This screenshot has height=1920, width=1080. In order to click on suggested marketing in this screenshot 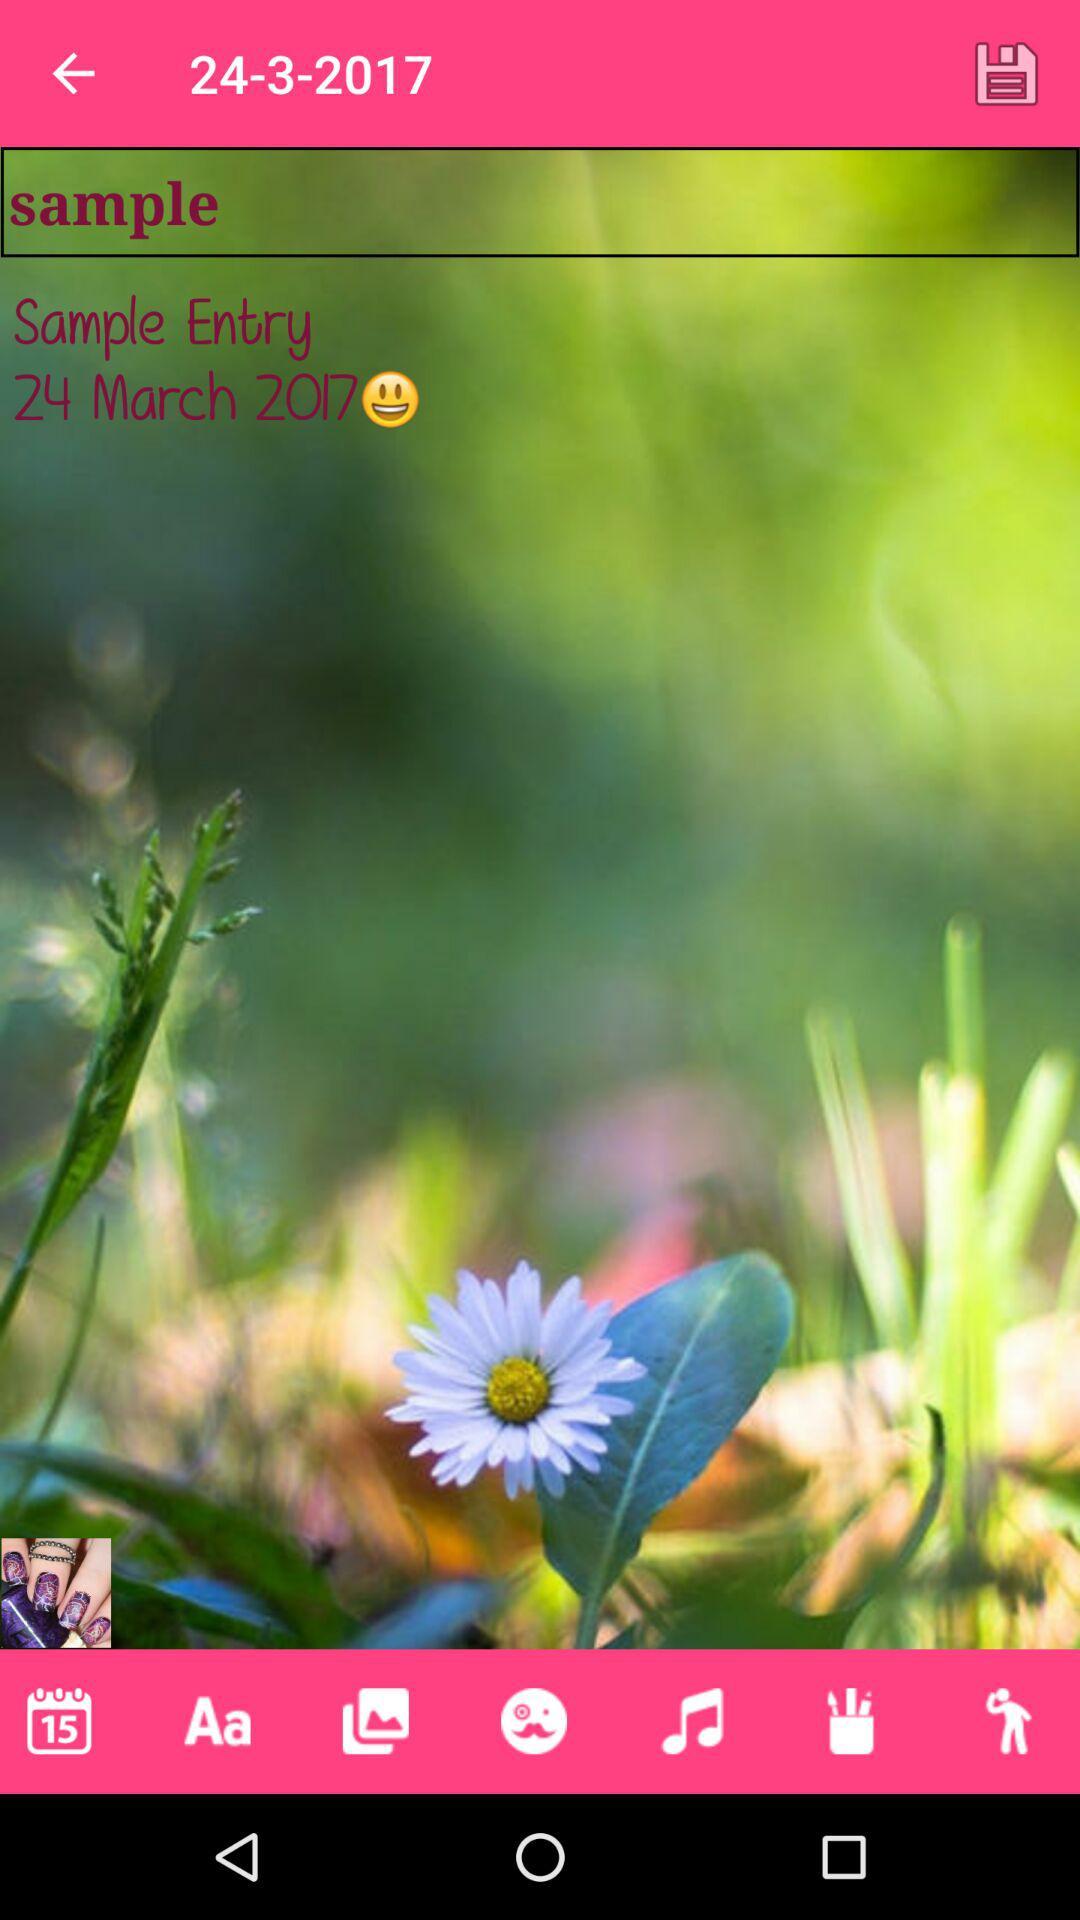, I will do `click(55, 1592)`.